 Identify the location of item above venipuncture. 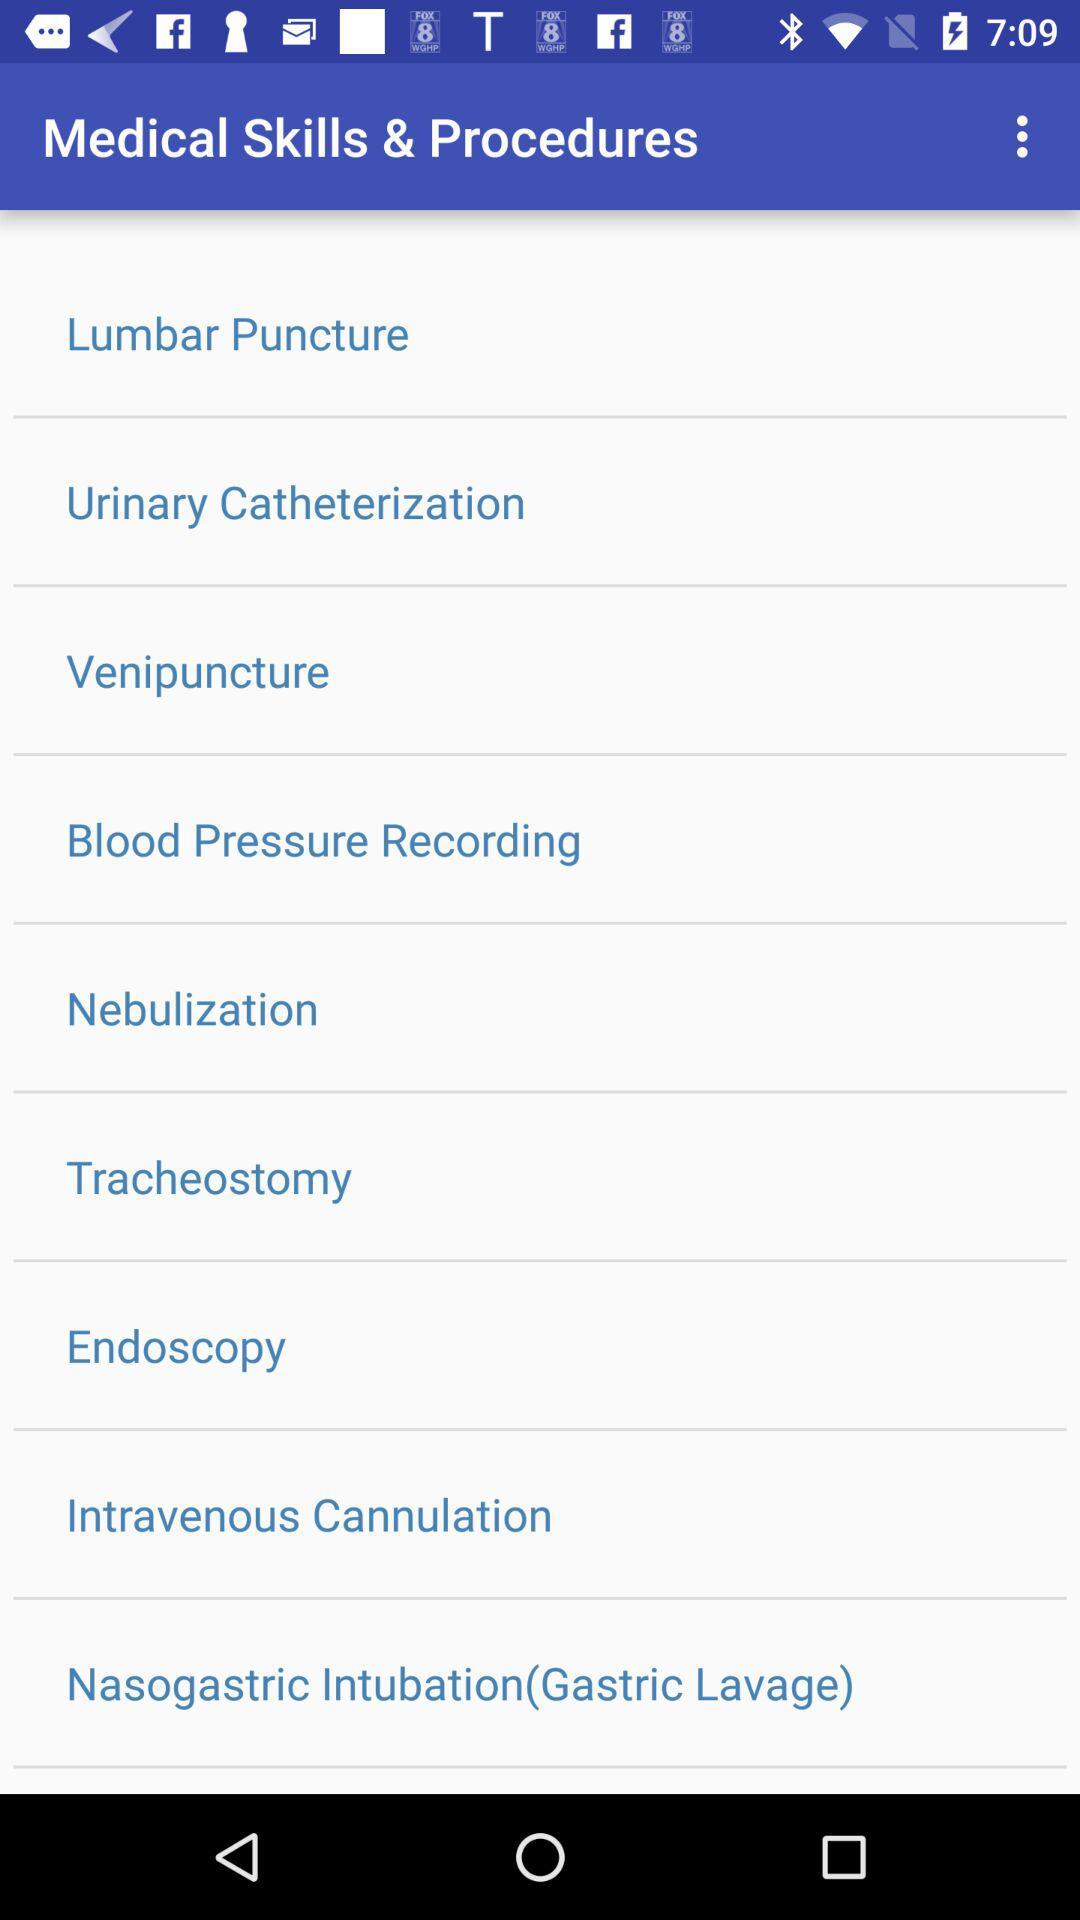
(540, 501).